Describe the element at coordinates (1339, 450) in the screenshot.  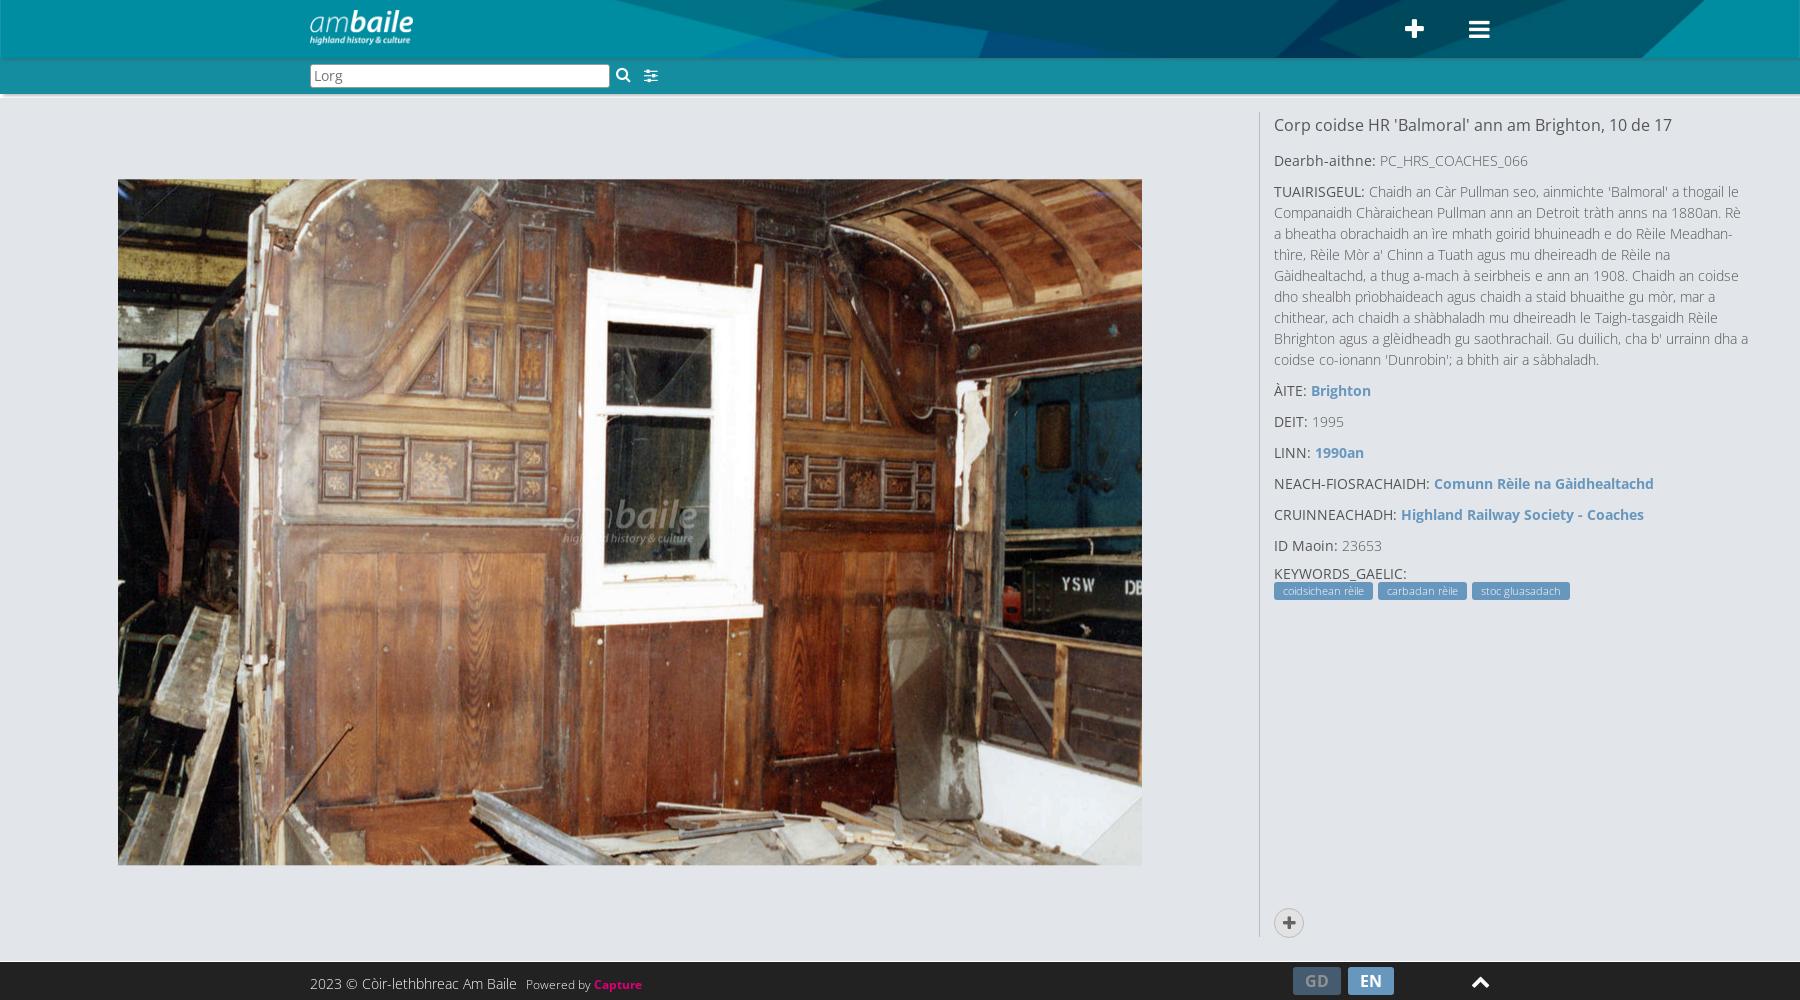
I see `'1990an'` at that location.